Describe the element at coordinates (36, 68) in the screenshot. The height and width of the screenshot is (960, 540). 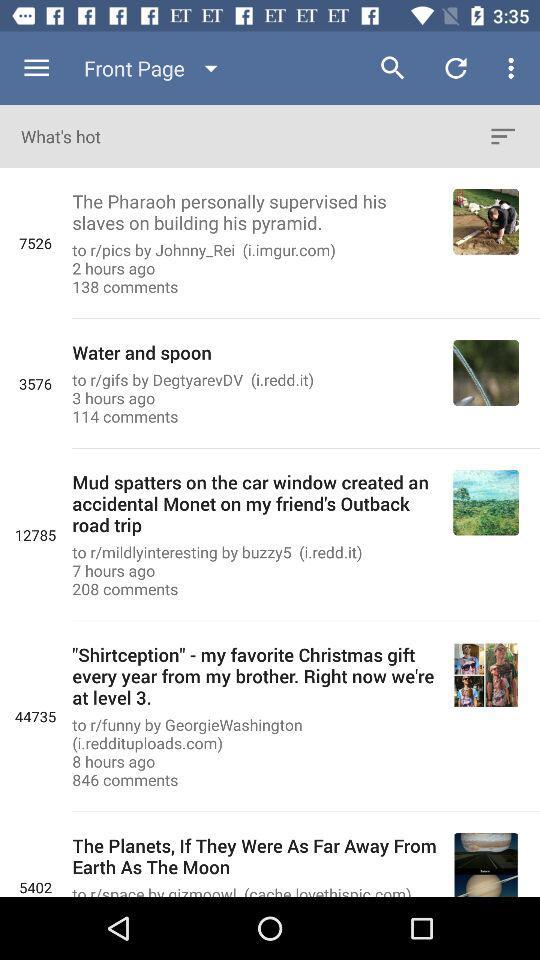
I see `icon above what's hot item` at that location.